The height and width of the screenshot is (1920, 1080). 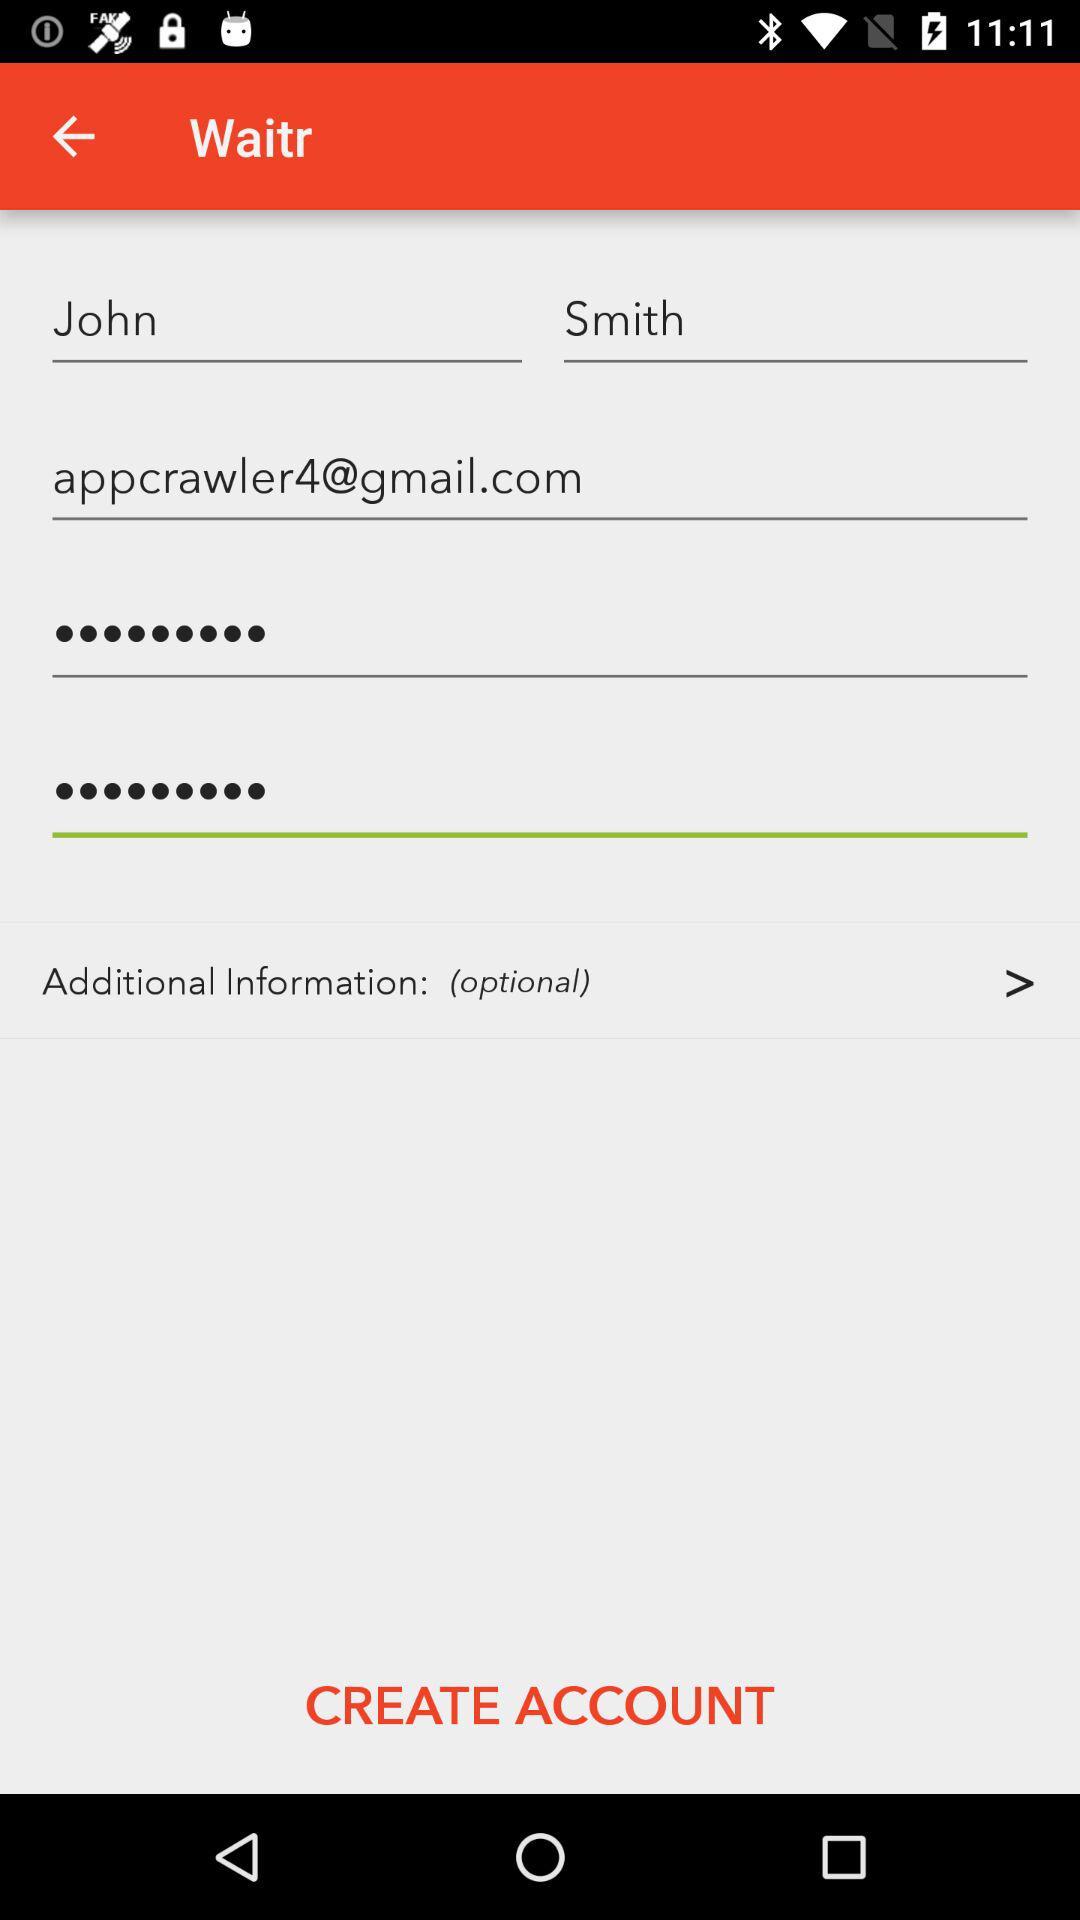 What do you see at coordinates (794, 316) in the screenshot?
I see `smith item` at bounding box center [794, 316].